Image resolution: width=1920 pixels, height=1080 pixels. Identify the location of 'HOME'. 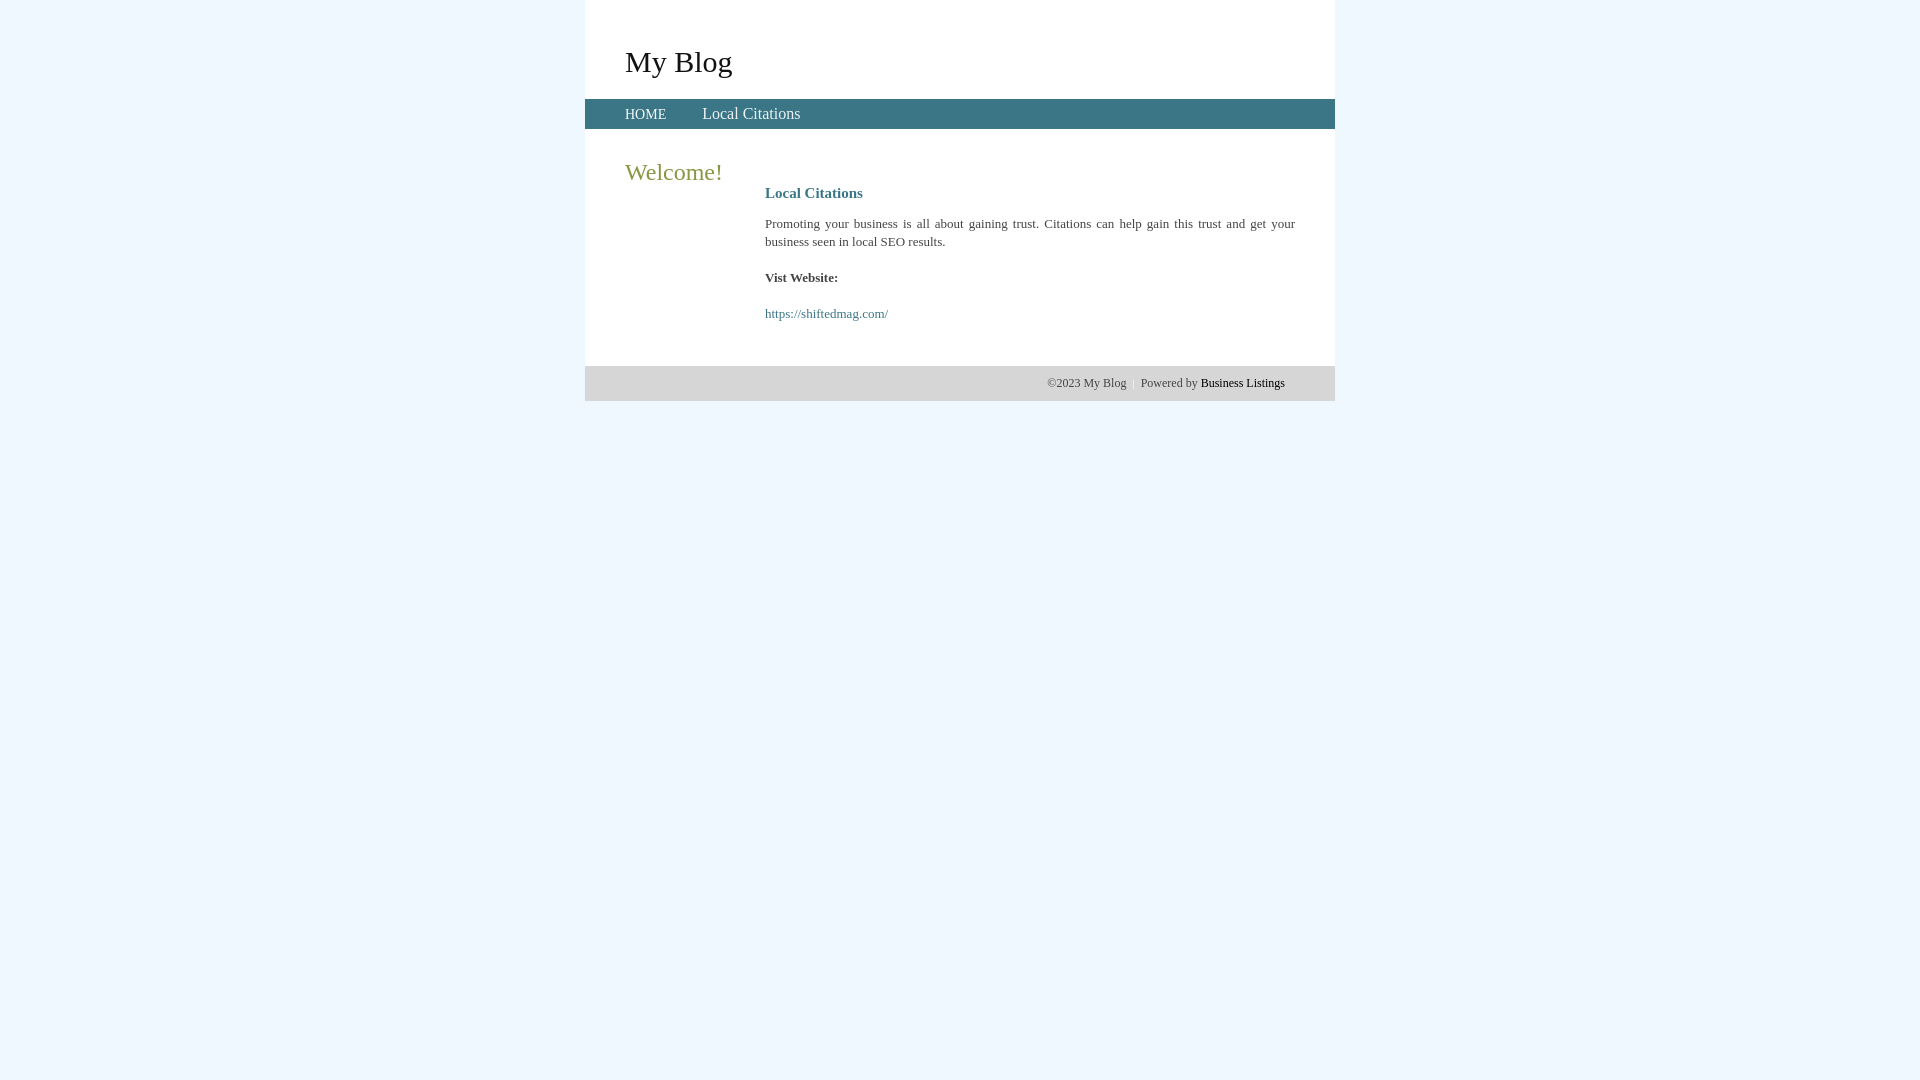
(645, 114).